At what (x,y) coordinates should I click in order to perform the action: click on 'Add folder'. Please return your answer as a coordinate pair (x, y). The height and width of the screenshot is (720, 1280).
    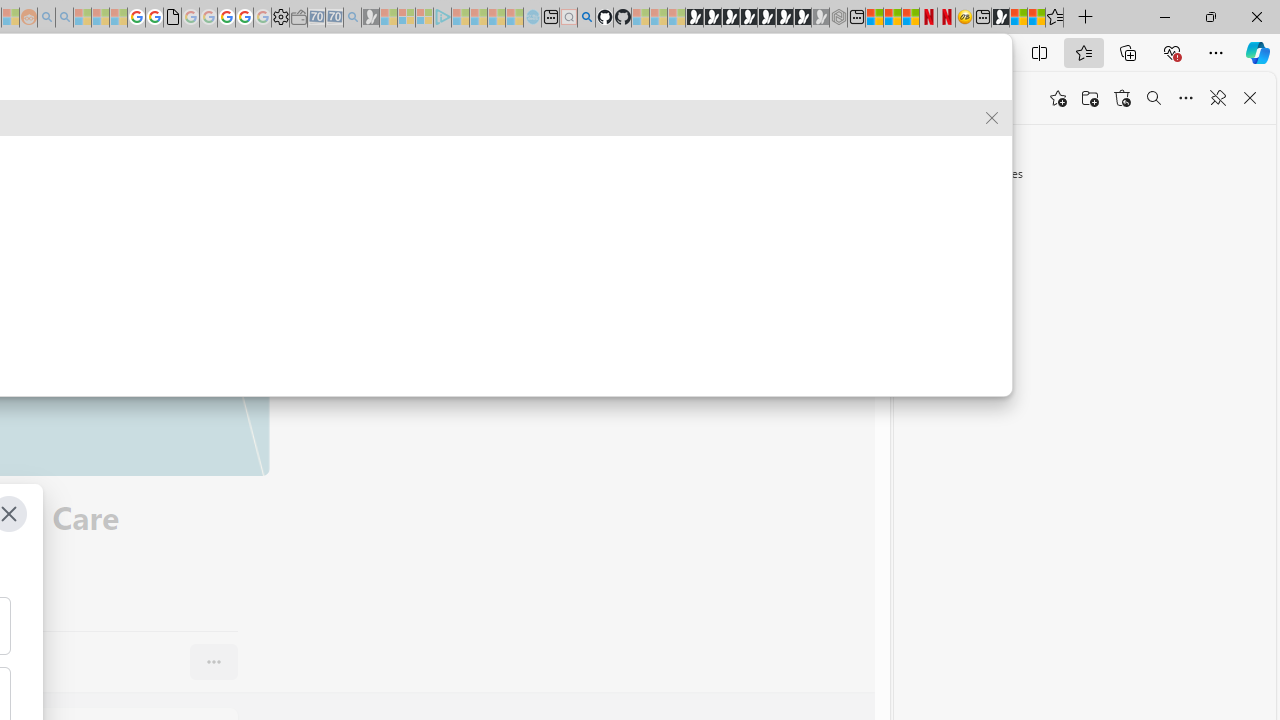
    Looking at the image, I should click on (1088, 98).